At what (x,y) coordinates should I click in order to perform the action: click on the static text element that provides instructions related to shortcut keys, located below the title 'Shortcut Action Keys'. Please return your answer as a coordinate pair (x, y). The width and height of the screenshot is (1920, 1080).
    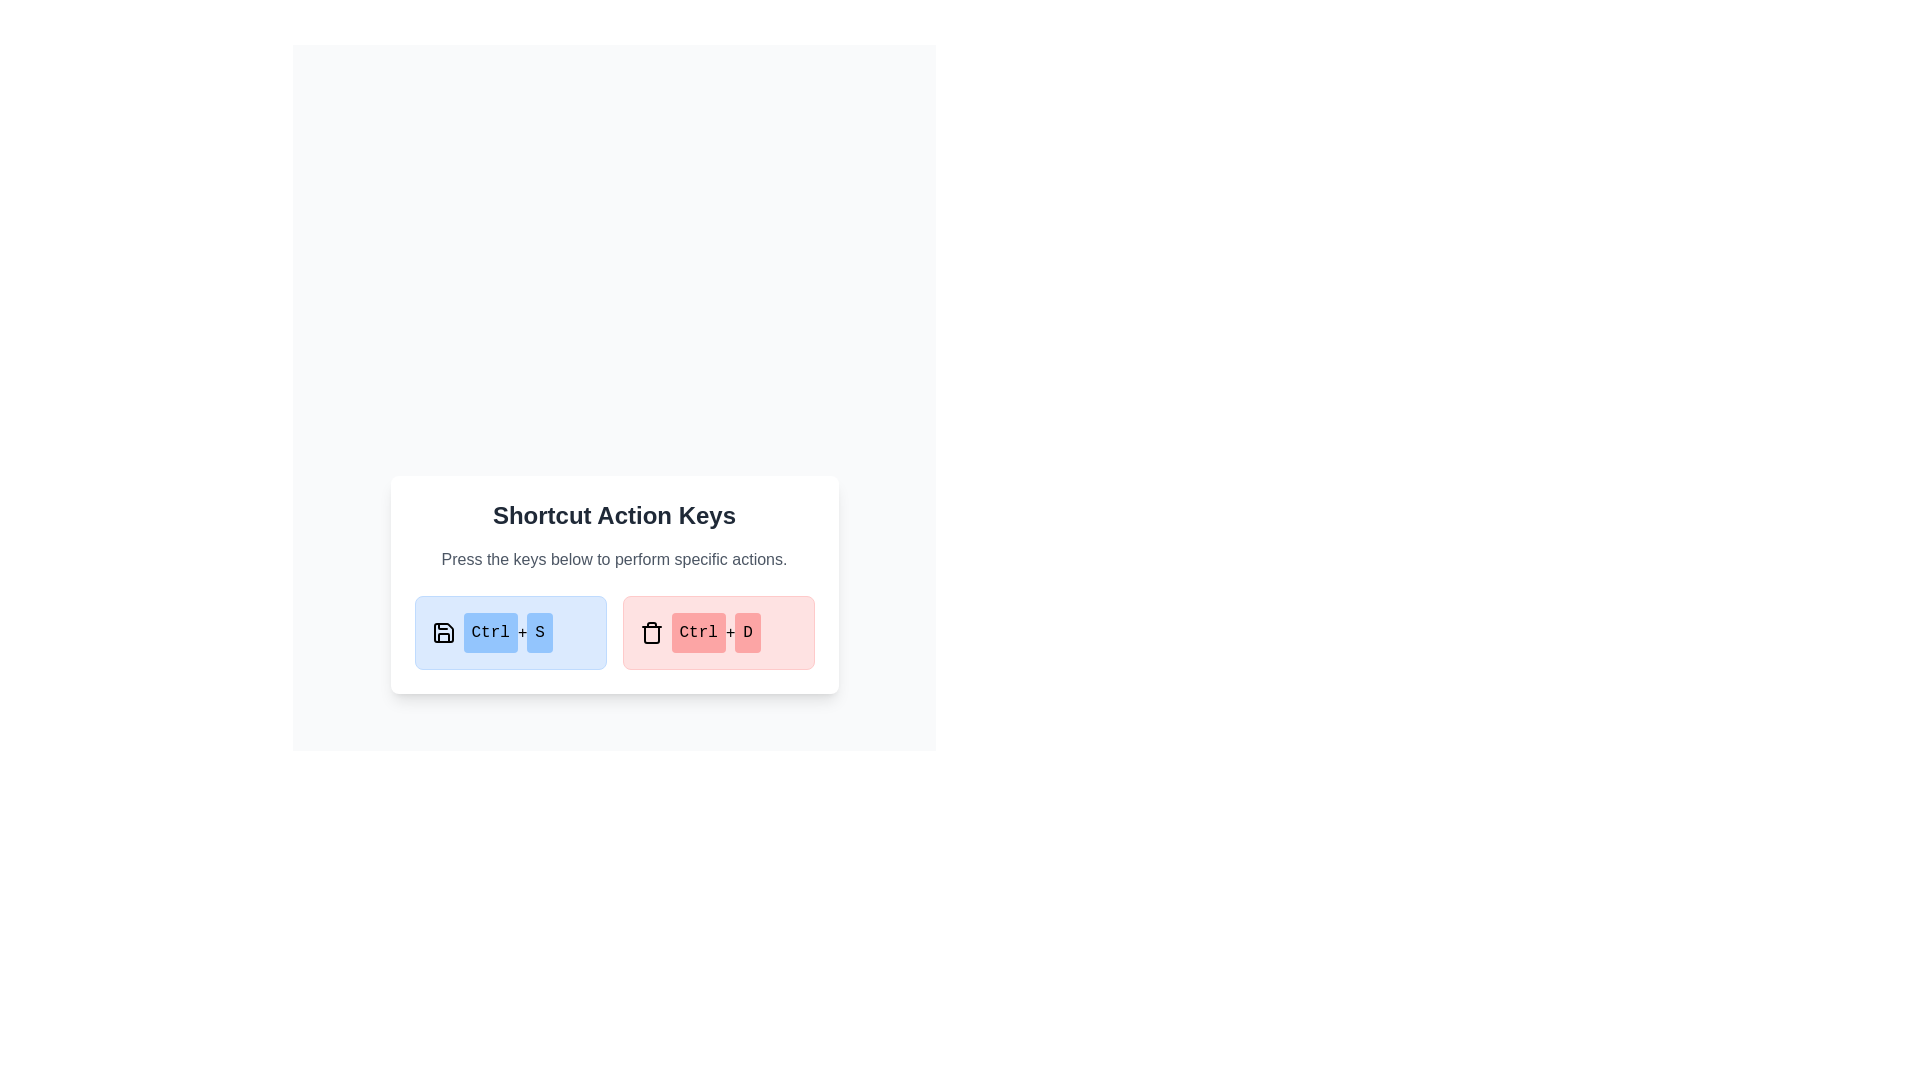
    Looking at the image, I should click on (613, 559).